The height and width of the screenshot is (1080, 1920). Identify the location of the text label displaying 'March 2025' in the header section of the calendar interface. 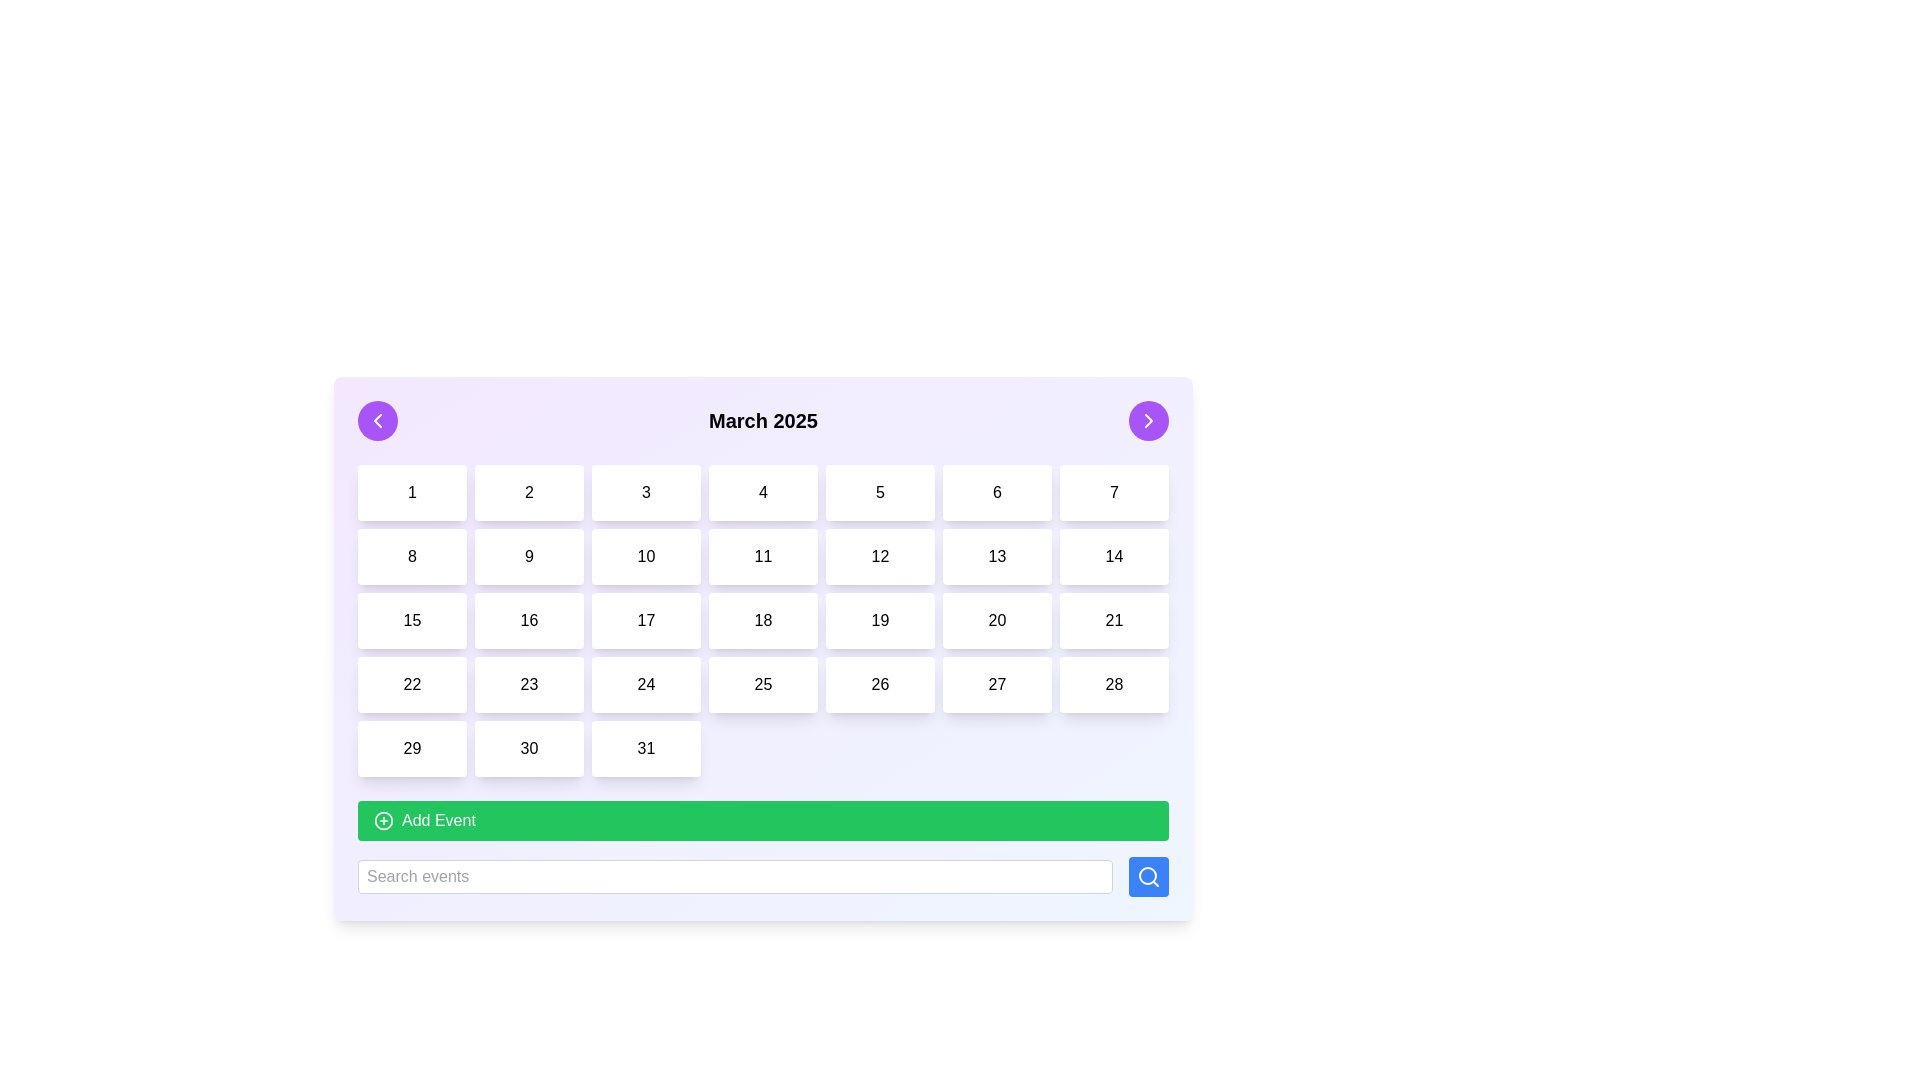
(762, 419).